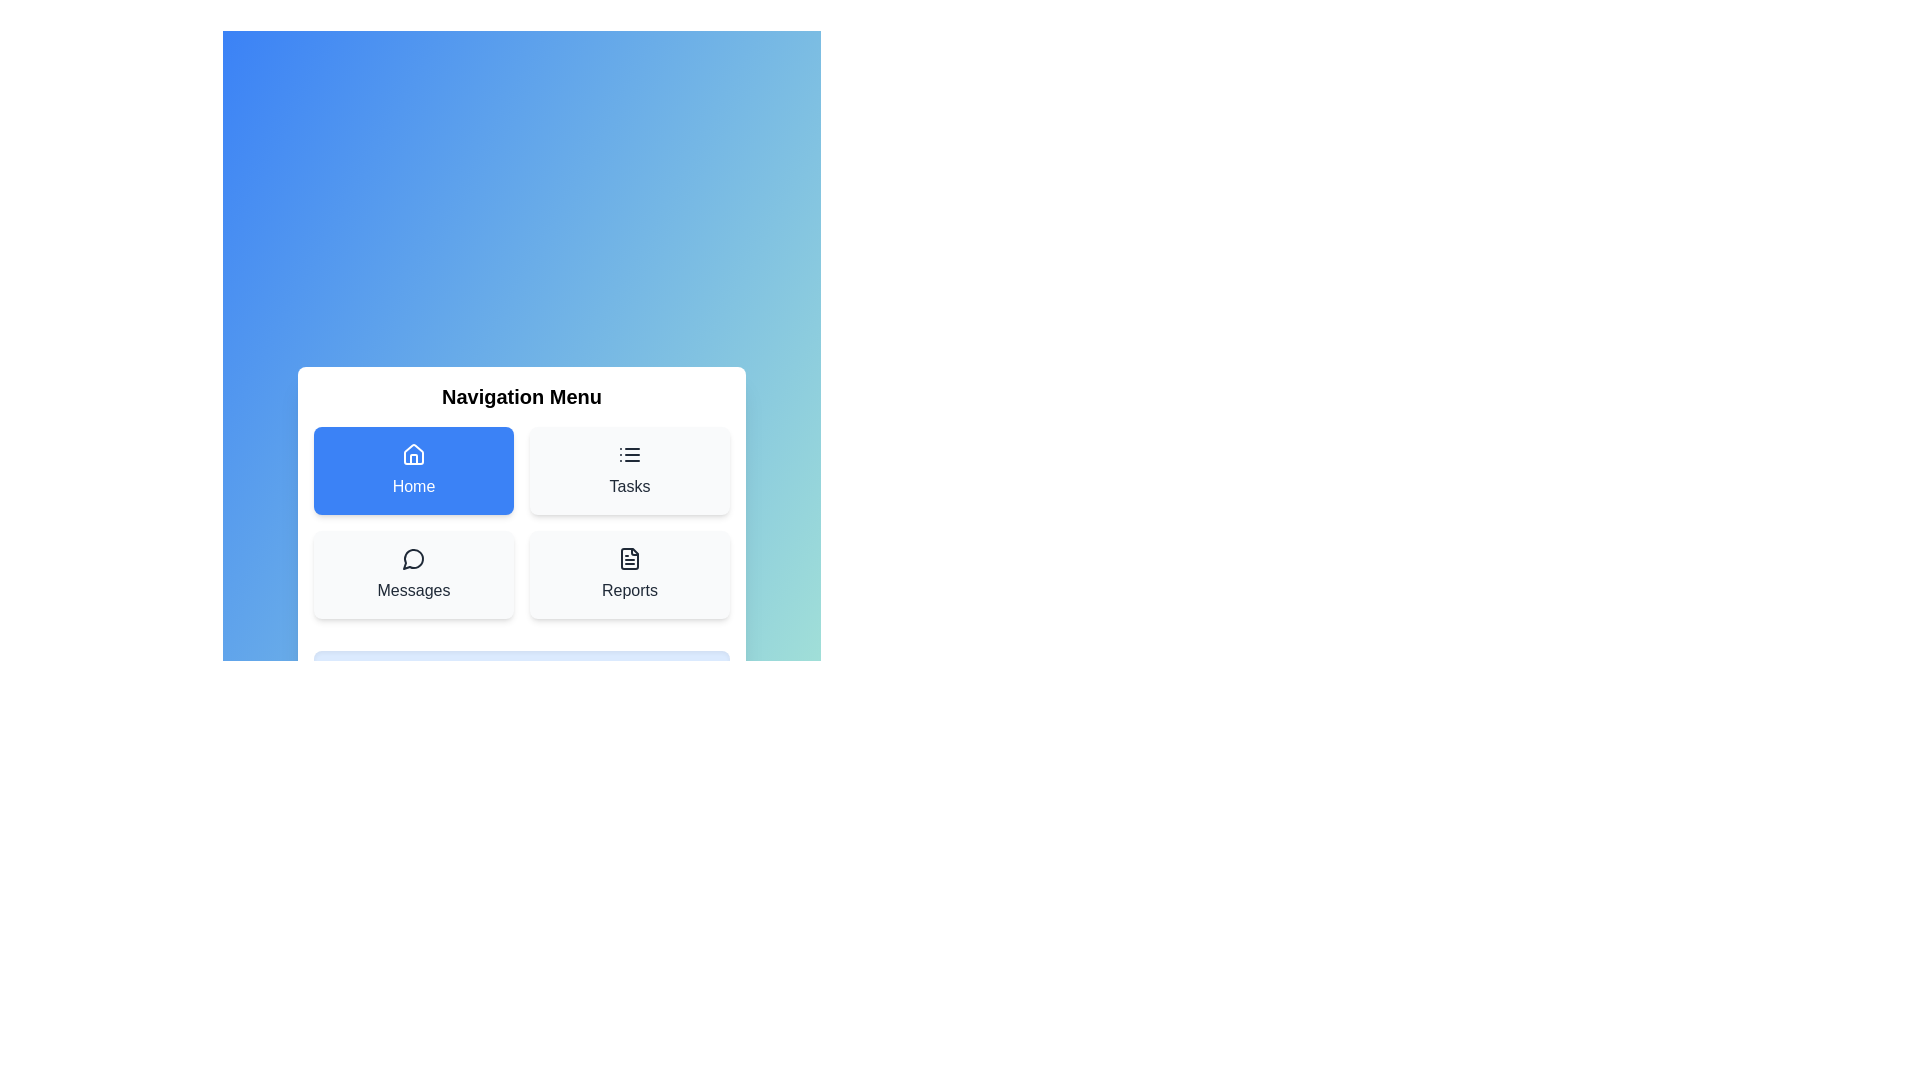  Describe the element at coordinates (628, 574) in the screenshot. I see `the menu item Reports to observe the visual feedback` at that location.